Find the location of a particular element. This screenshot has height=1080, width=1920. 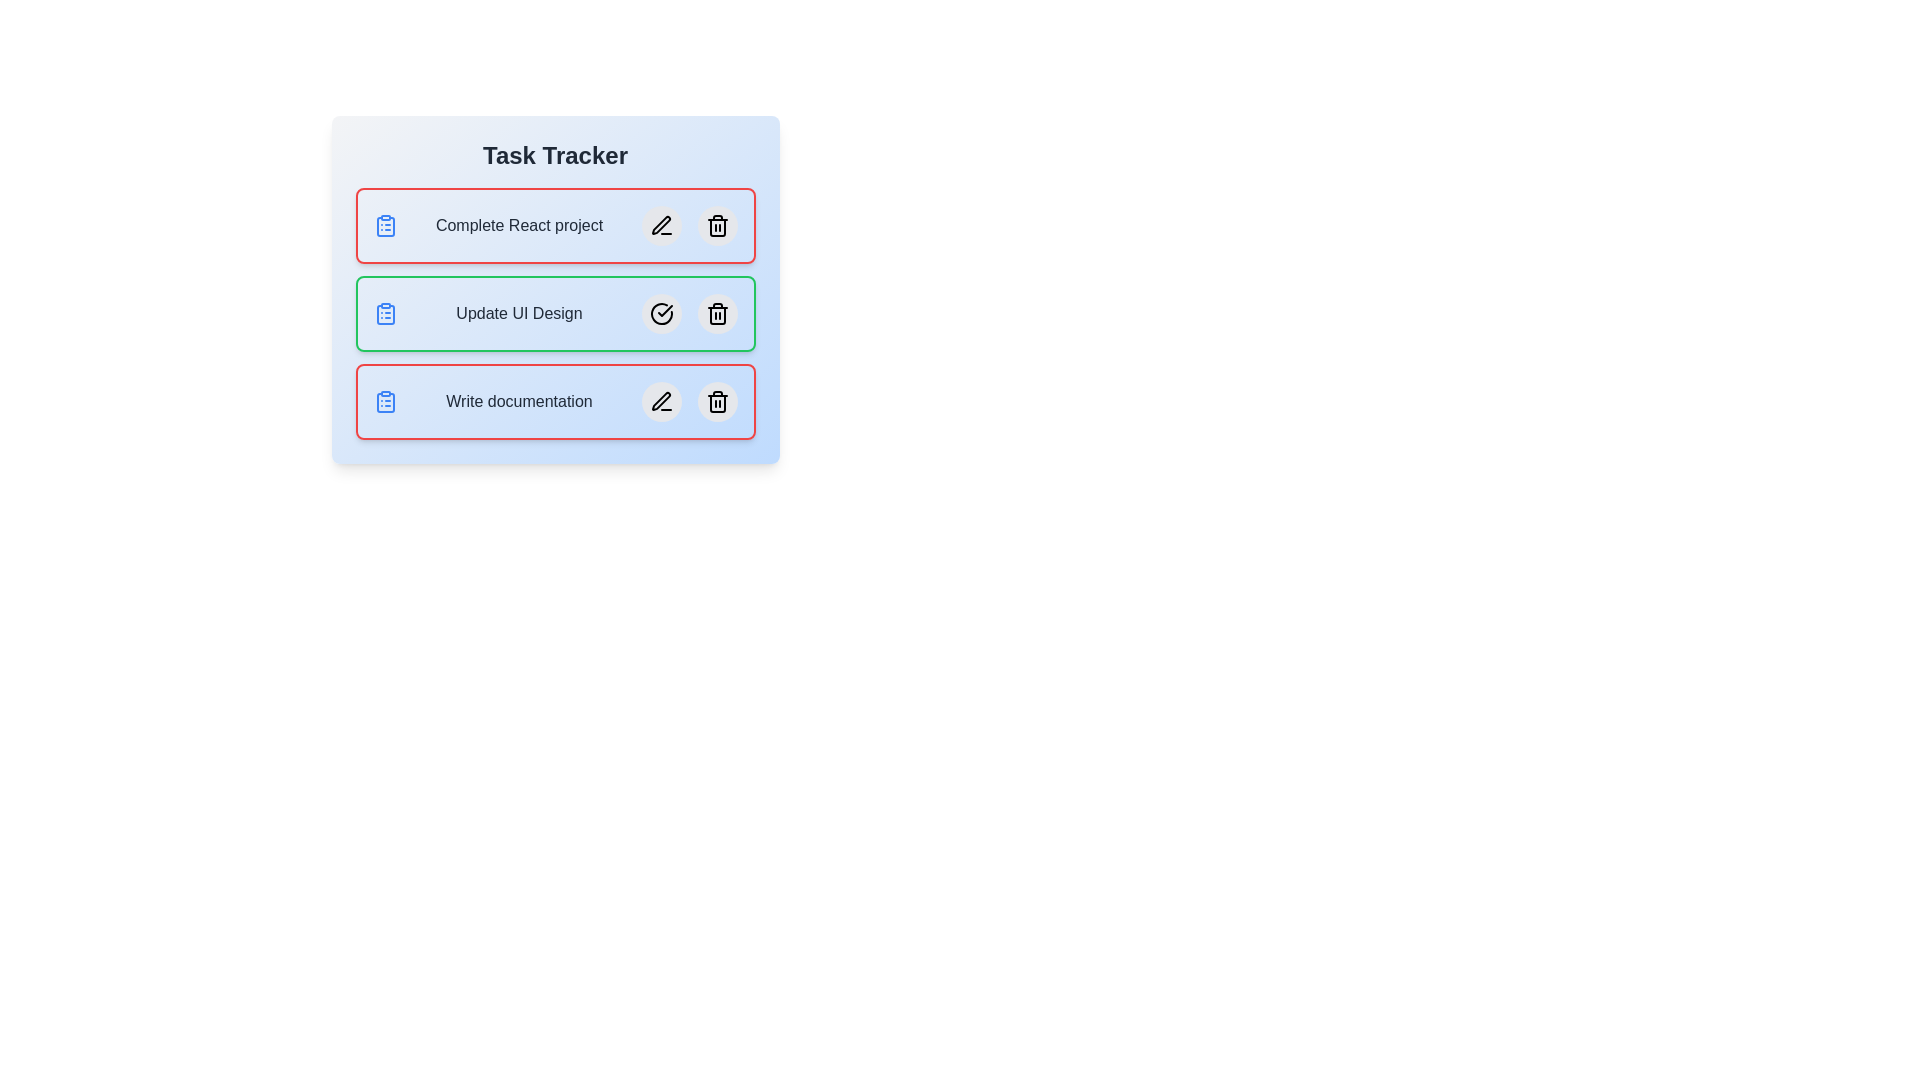

the delete button for the task named Complete React project is located at coordinates (717, 225).